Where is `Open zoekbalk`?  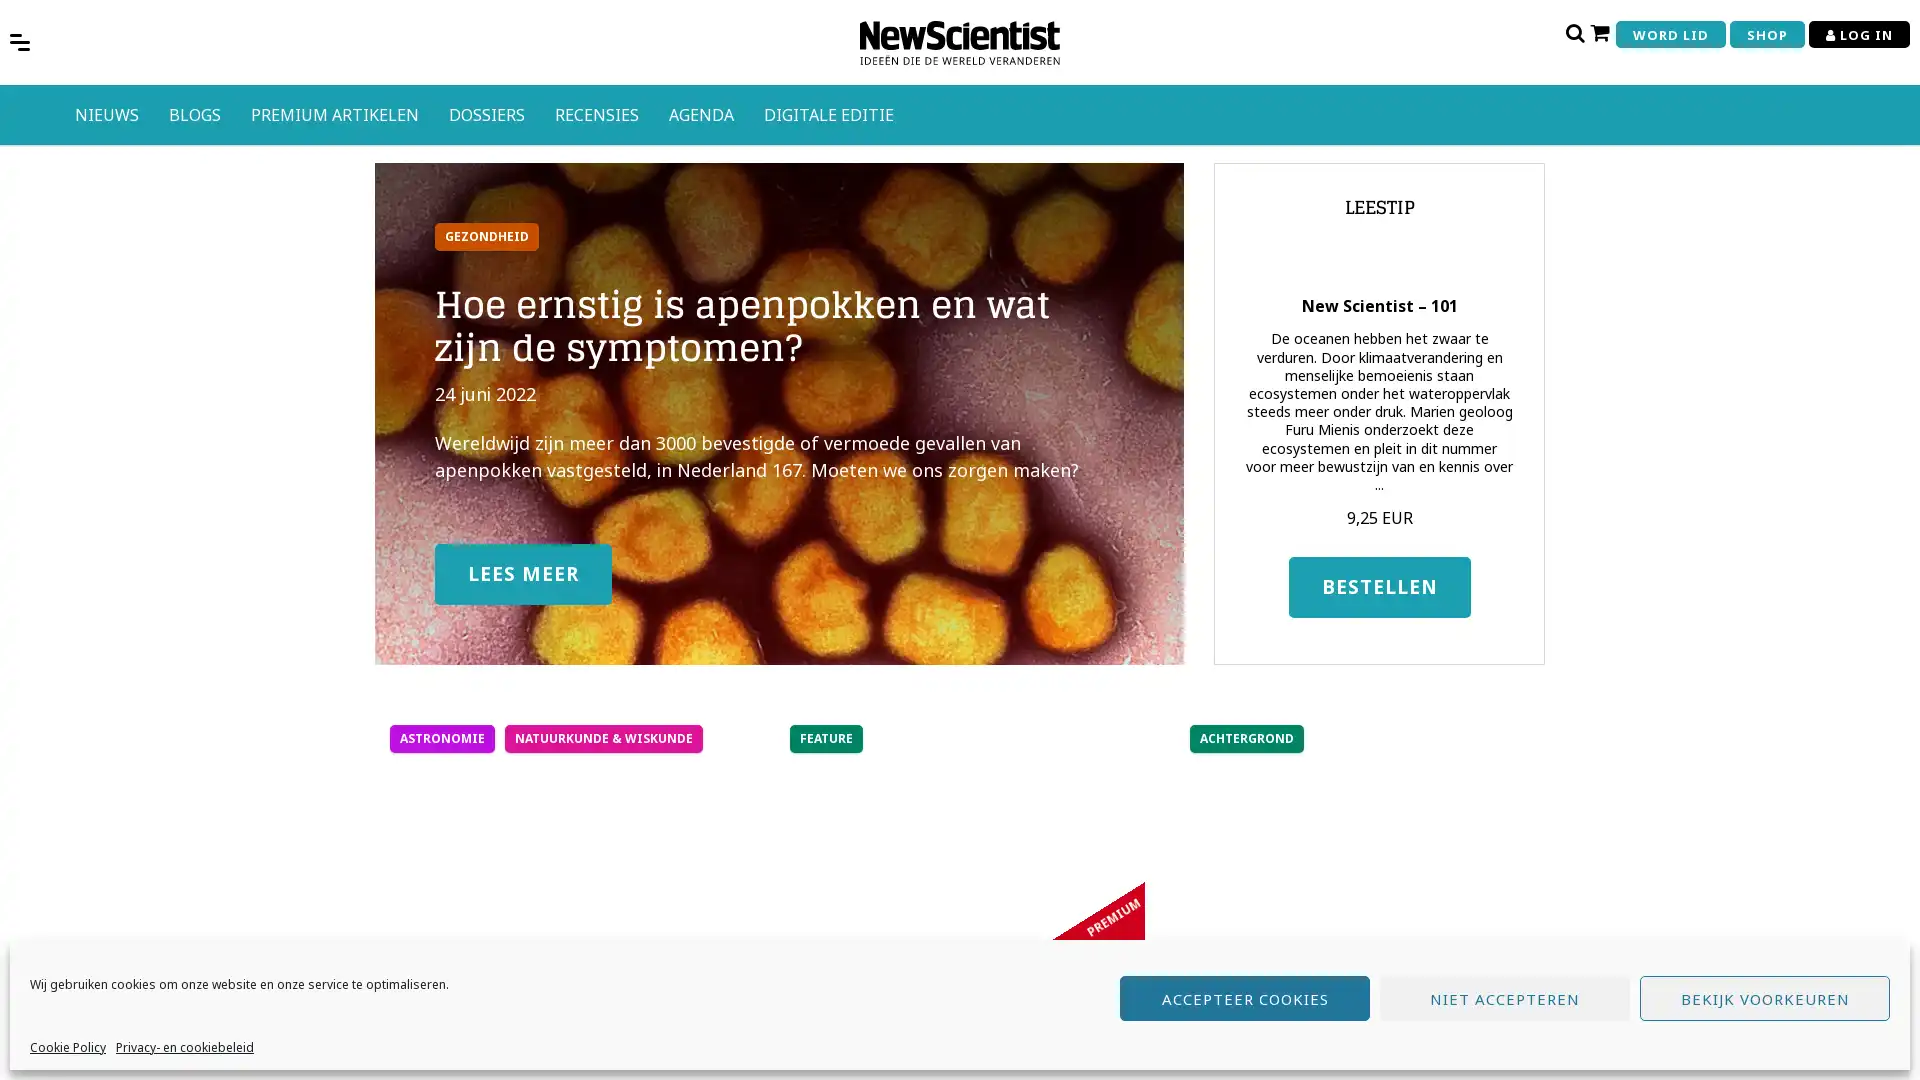
Open zoekbalk is located at coordinates (1573, 32).